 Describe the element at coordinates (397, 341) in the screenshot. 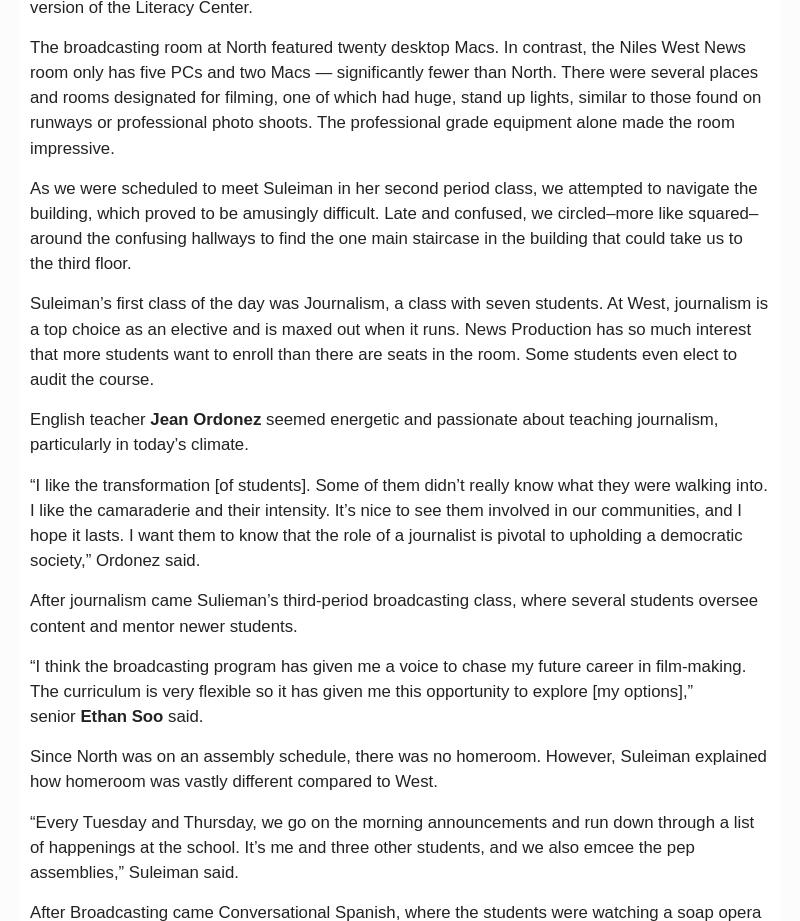

I see `'Suleiman’s first class of the day was Journalism, a class with seven students. At West, journalism is a top choice as an elective and is maxed out when it runs. News Production has so much interest that more students want to enroll than there are seats in the room. Some students even elect to audit the course.'` at that location.